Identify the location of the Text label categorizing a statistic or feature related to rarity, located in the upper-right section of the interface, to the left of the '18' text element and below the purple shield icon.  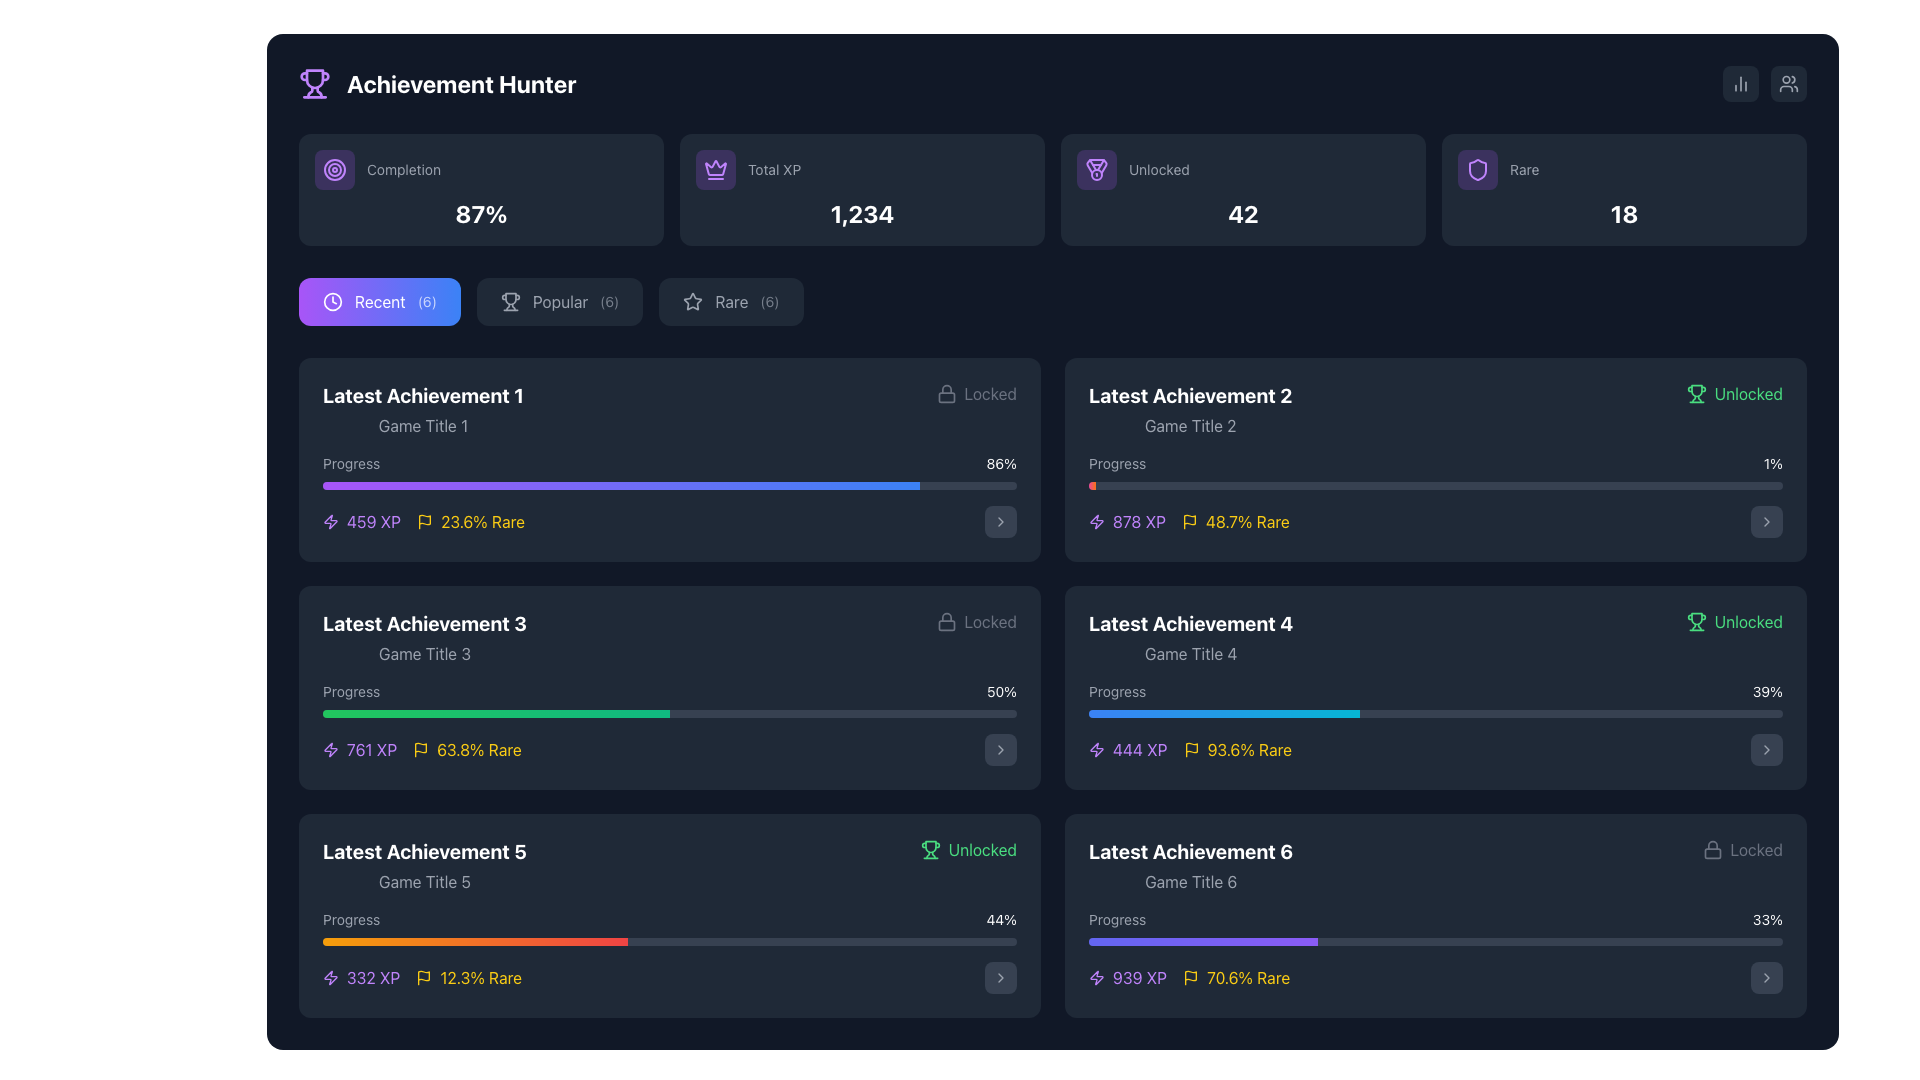
(1624, 168).